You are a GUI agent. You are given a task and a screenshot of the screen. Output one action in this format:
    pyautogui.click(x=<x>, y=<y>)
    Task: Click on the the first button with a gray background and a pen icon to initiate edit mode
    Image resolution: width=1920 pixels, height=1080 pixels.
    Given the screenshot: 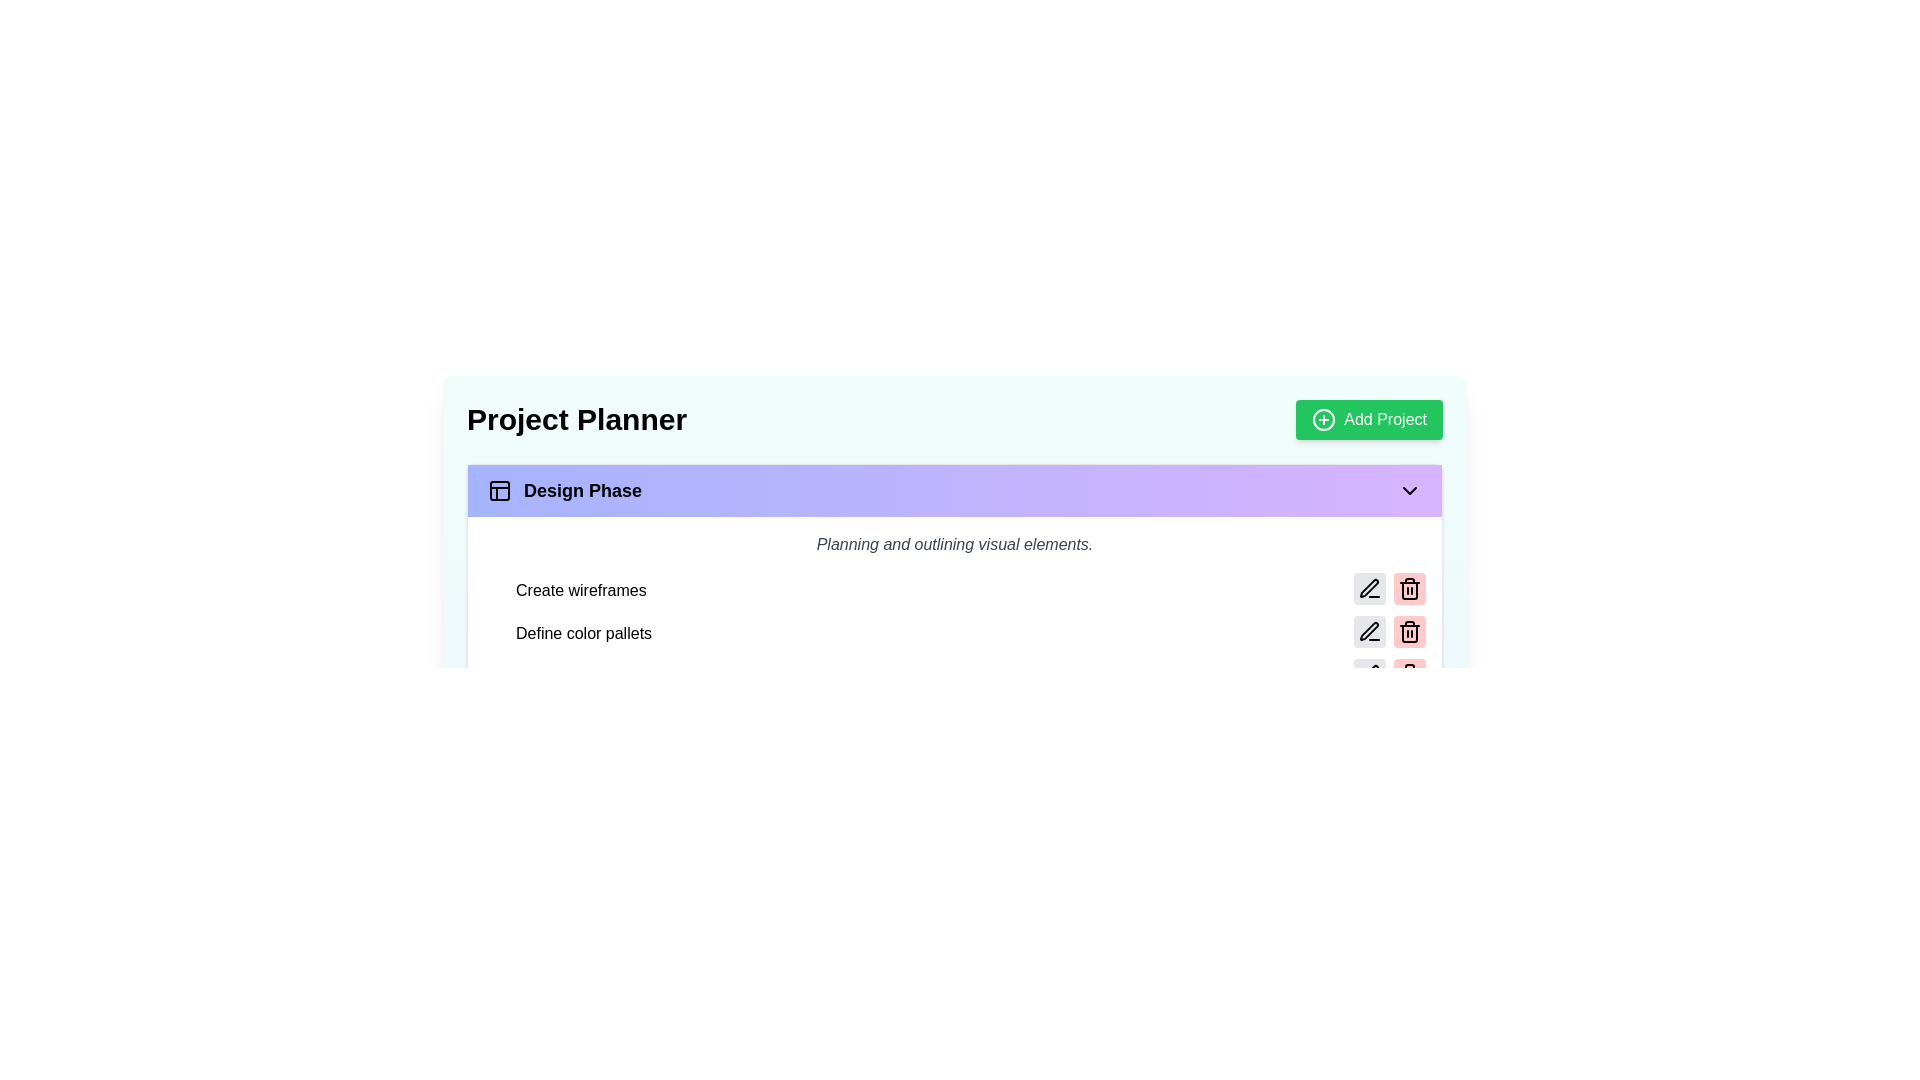 What is the action you would take?
    pyautogui.click(x=1368, y=632)
    